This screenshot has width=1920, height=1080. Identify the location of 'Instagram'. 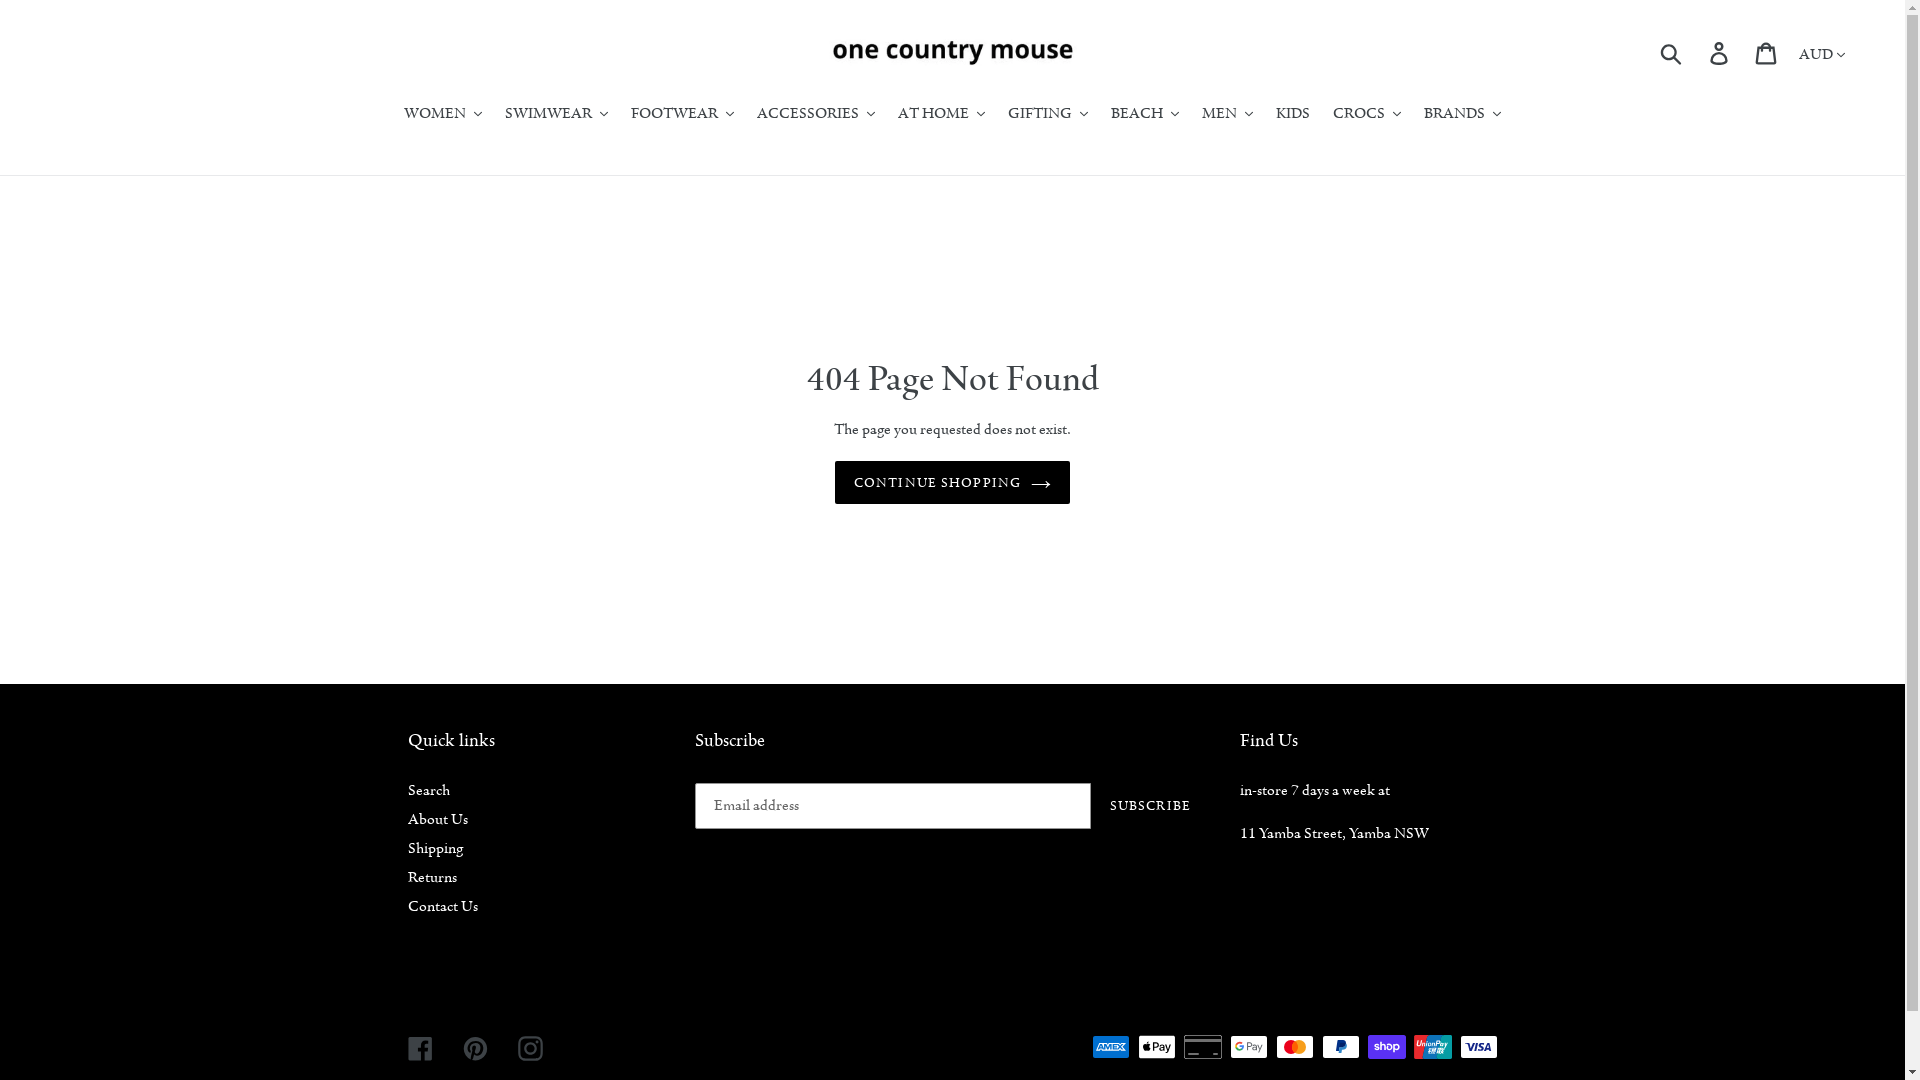
(518, 1045).